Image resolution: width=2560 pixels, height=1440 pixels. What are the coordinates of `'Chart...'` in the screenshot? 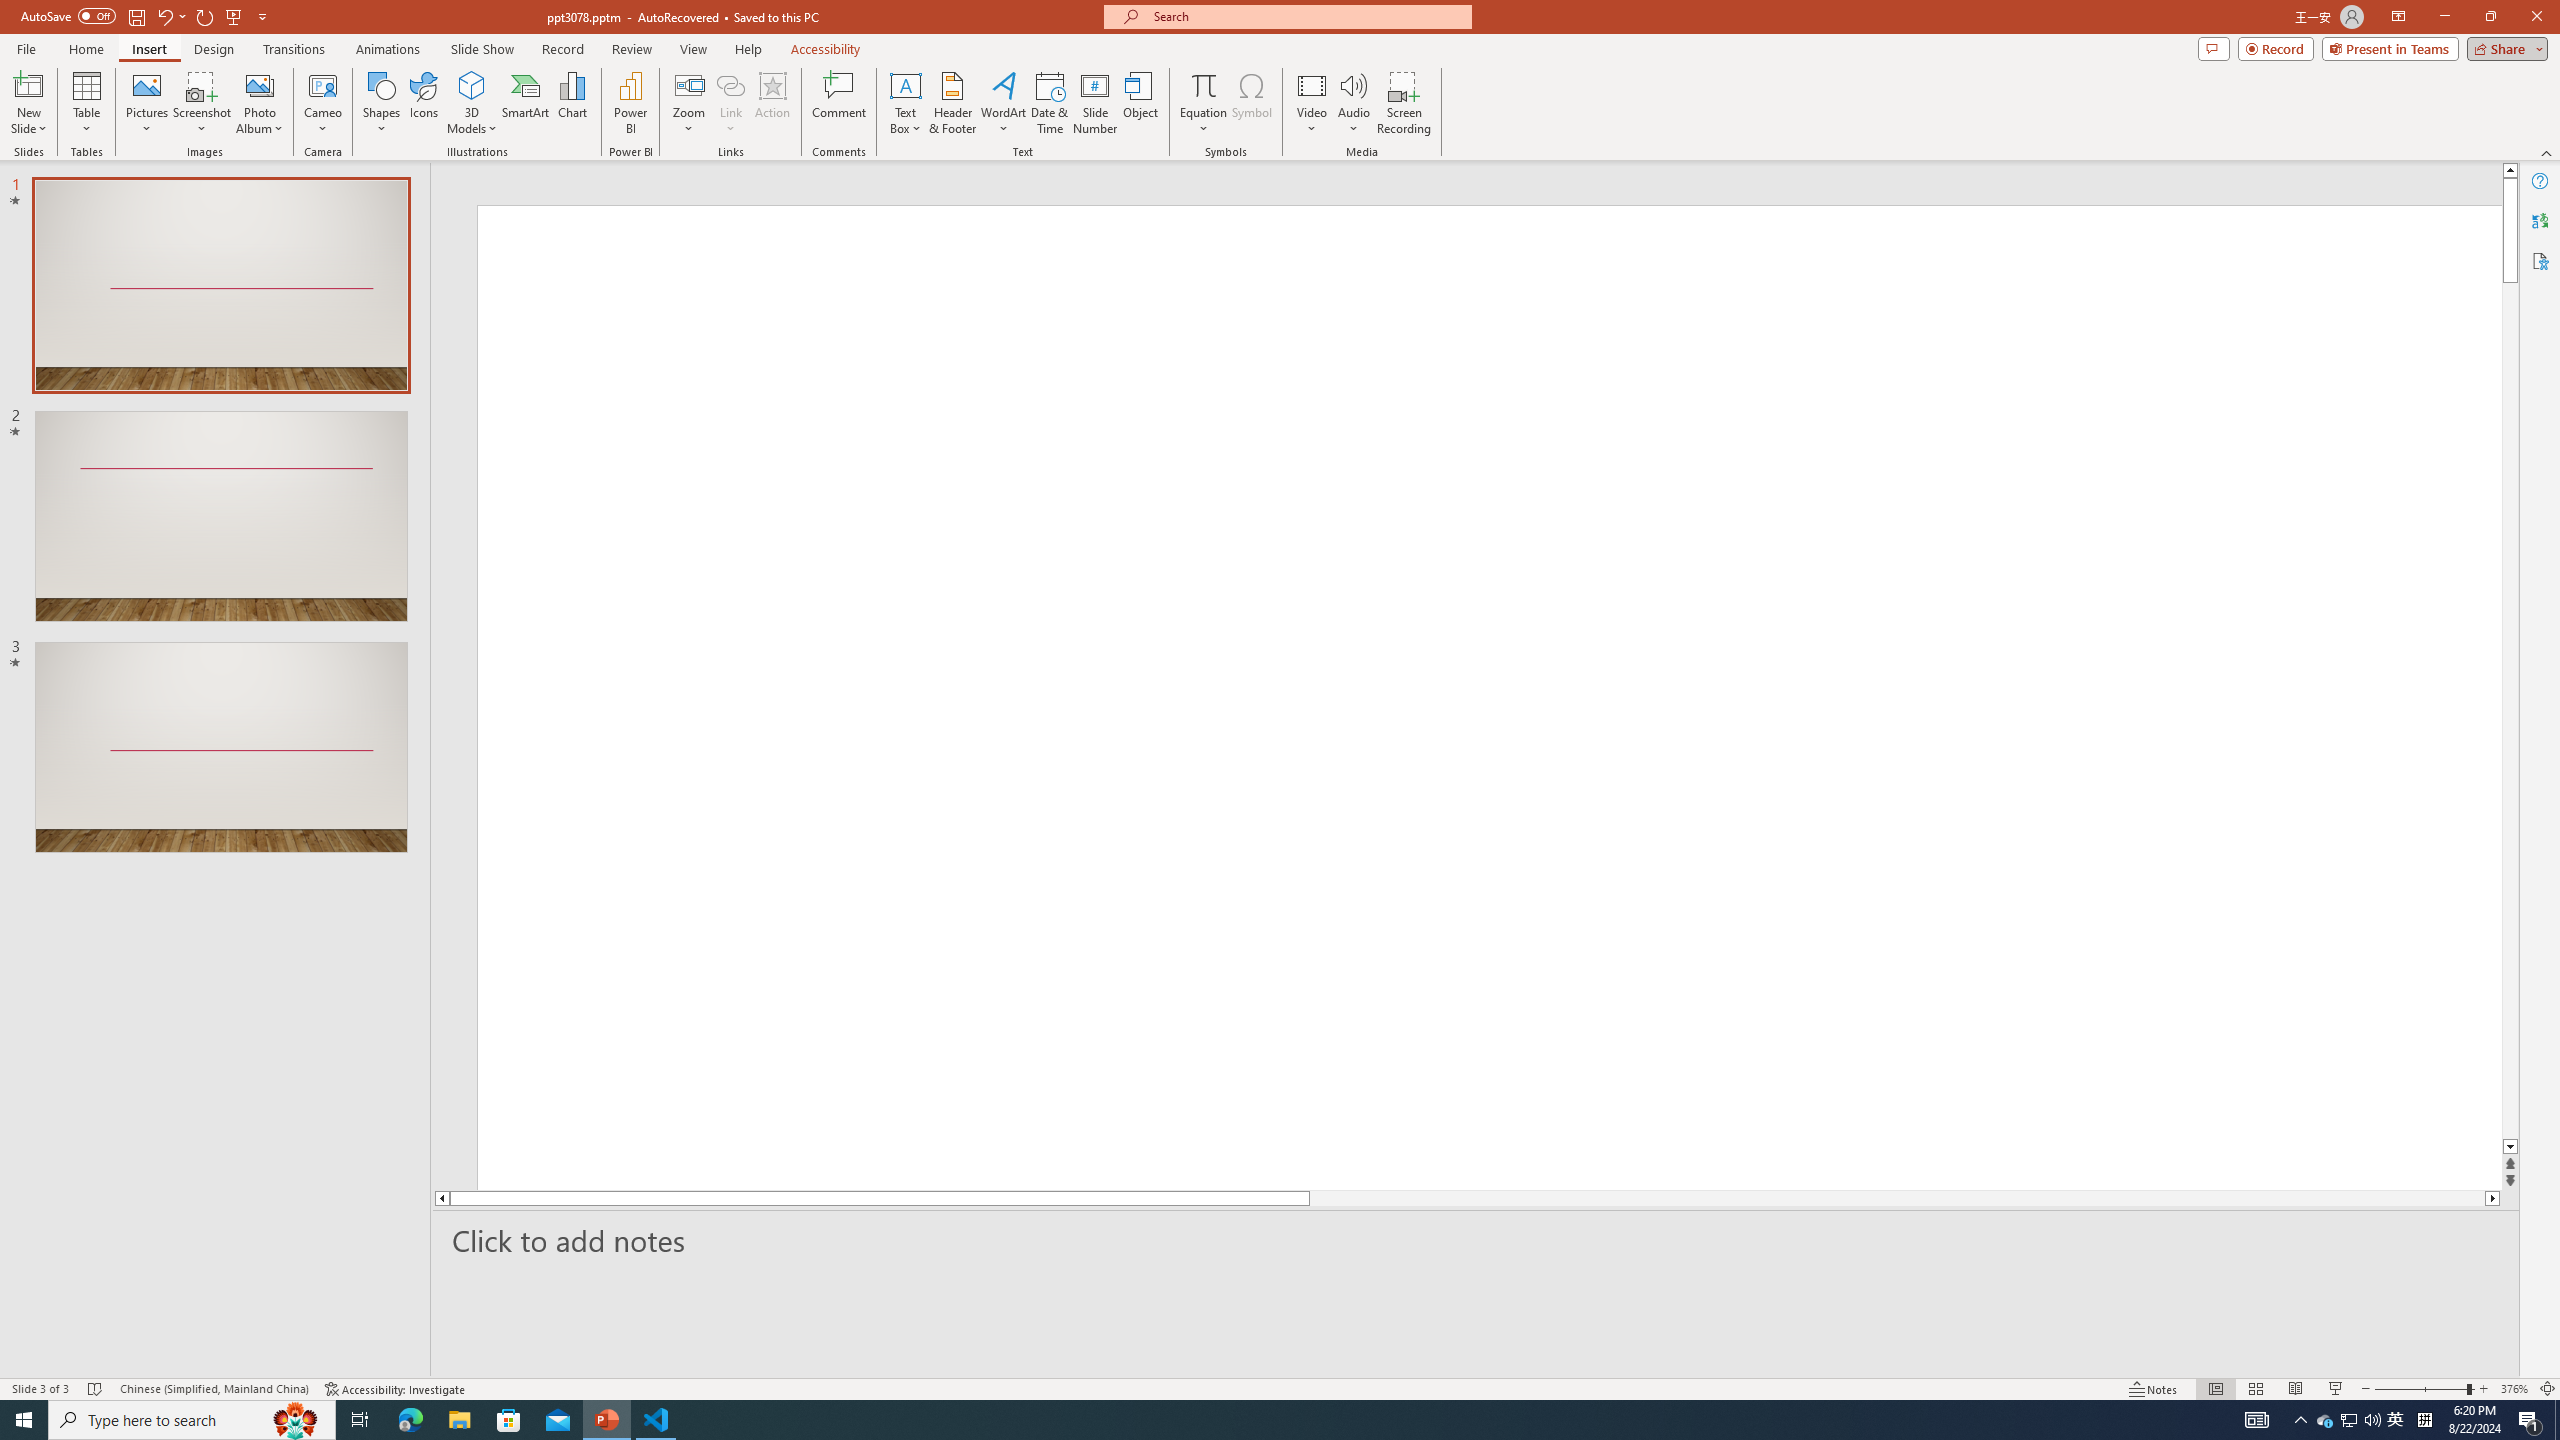 It's located at (572, 103).